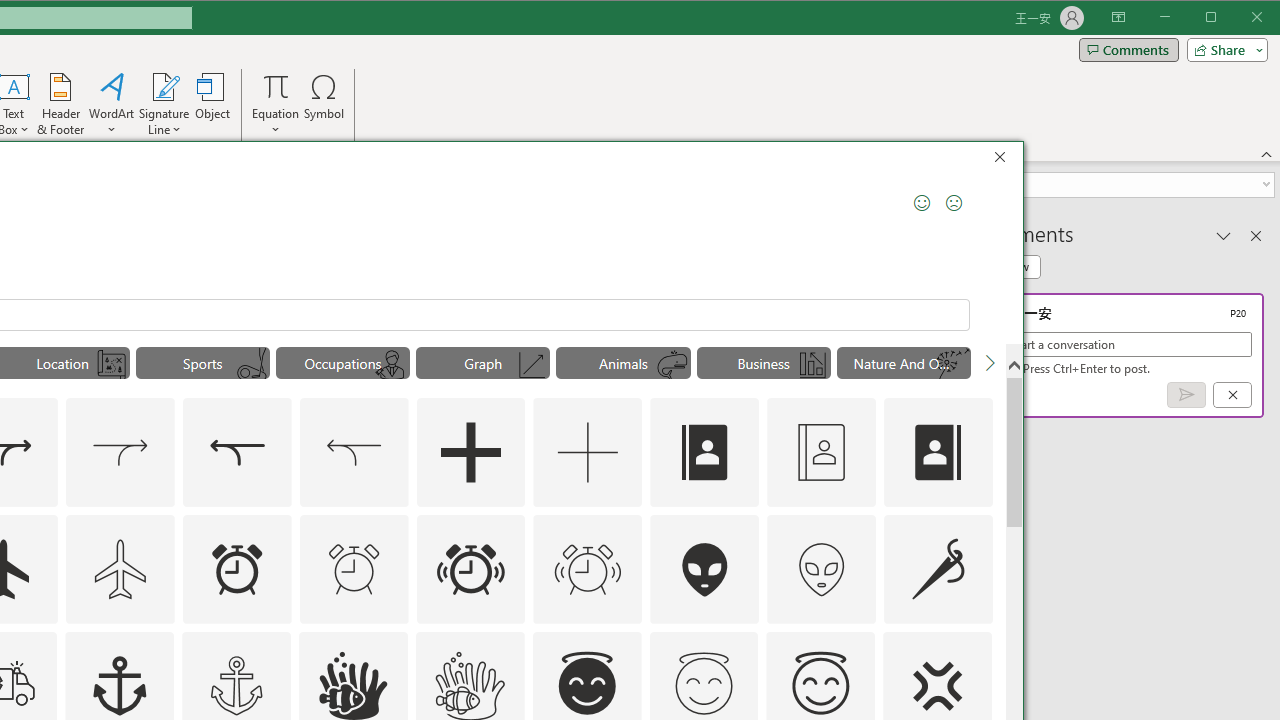 The image size is (1280, 720). I want to click on 'Object...', so click(213, 104).